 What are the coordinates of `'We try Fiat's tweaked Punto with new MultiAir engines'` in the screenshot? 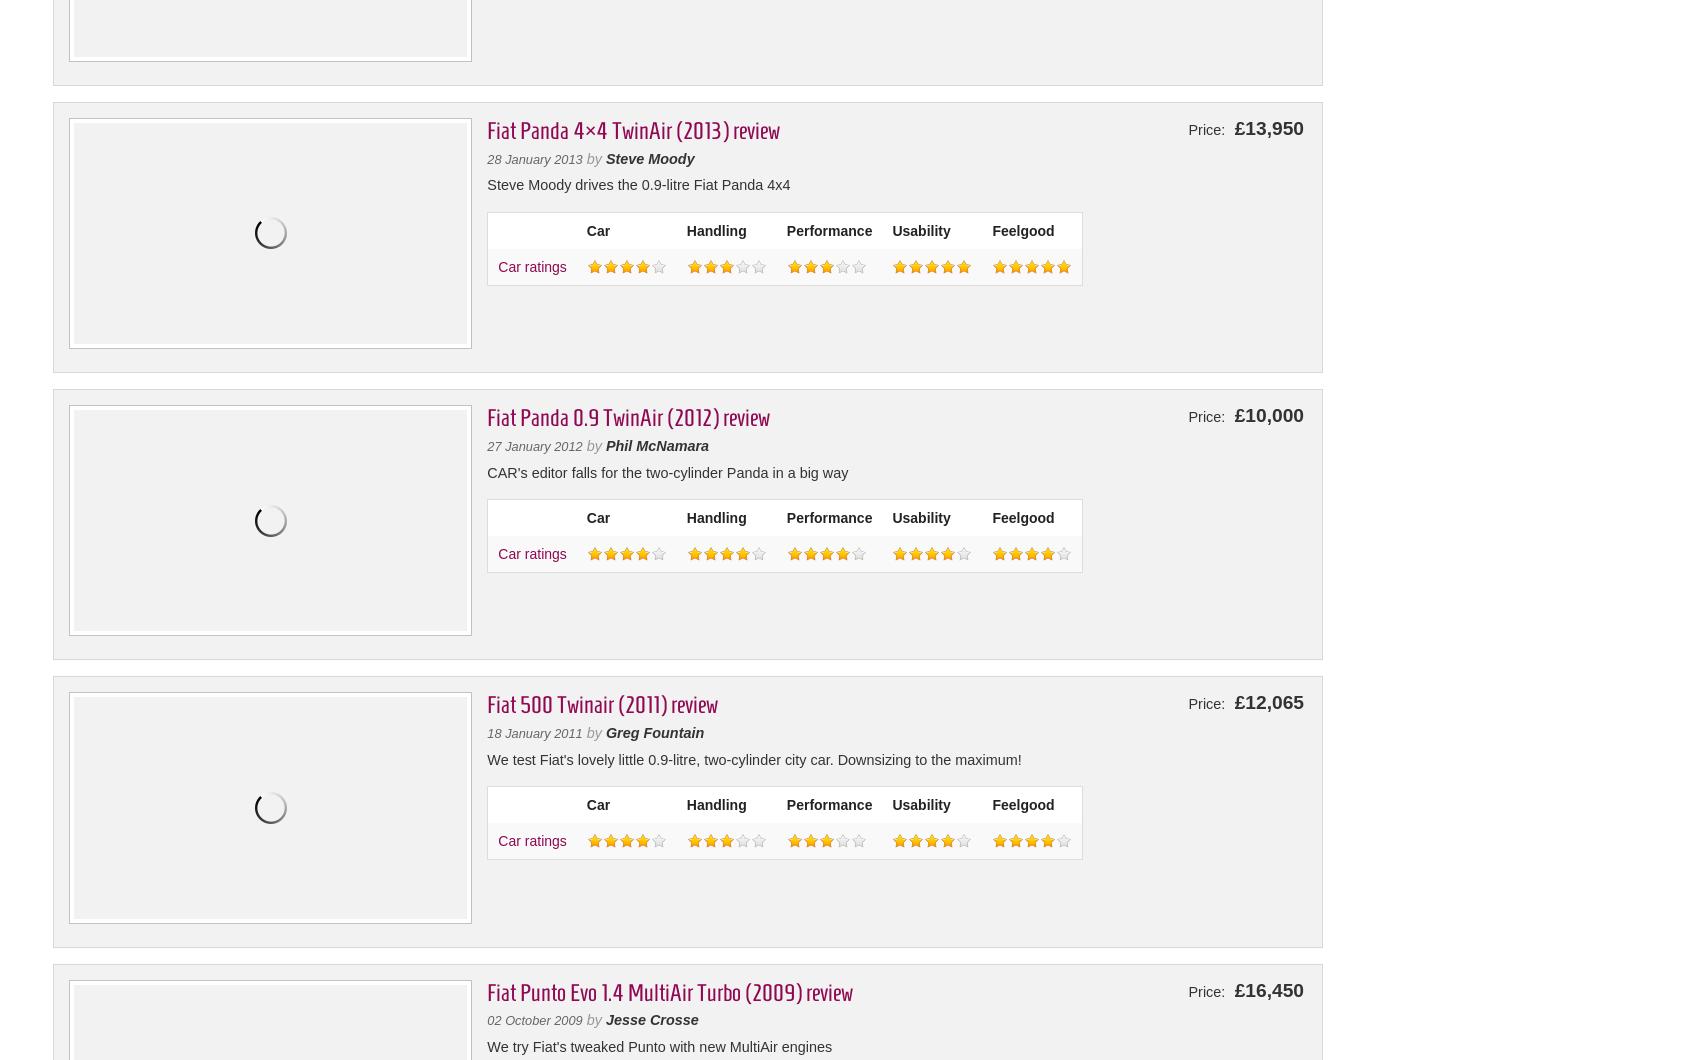 It's located at (485, 1045).